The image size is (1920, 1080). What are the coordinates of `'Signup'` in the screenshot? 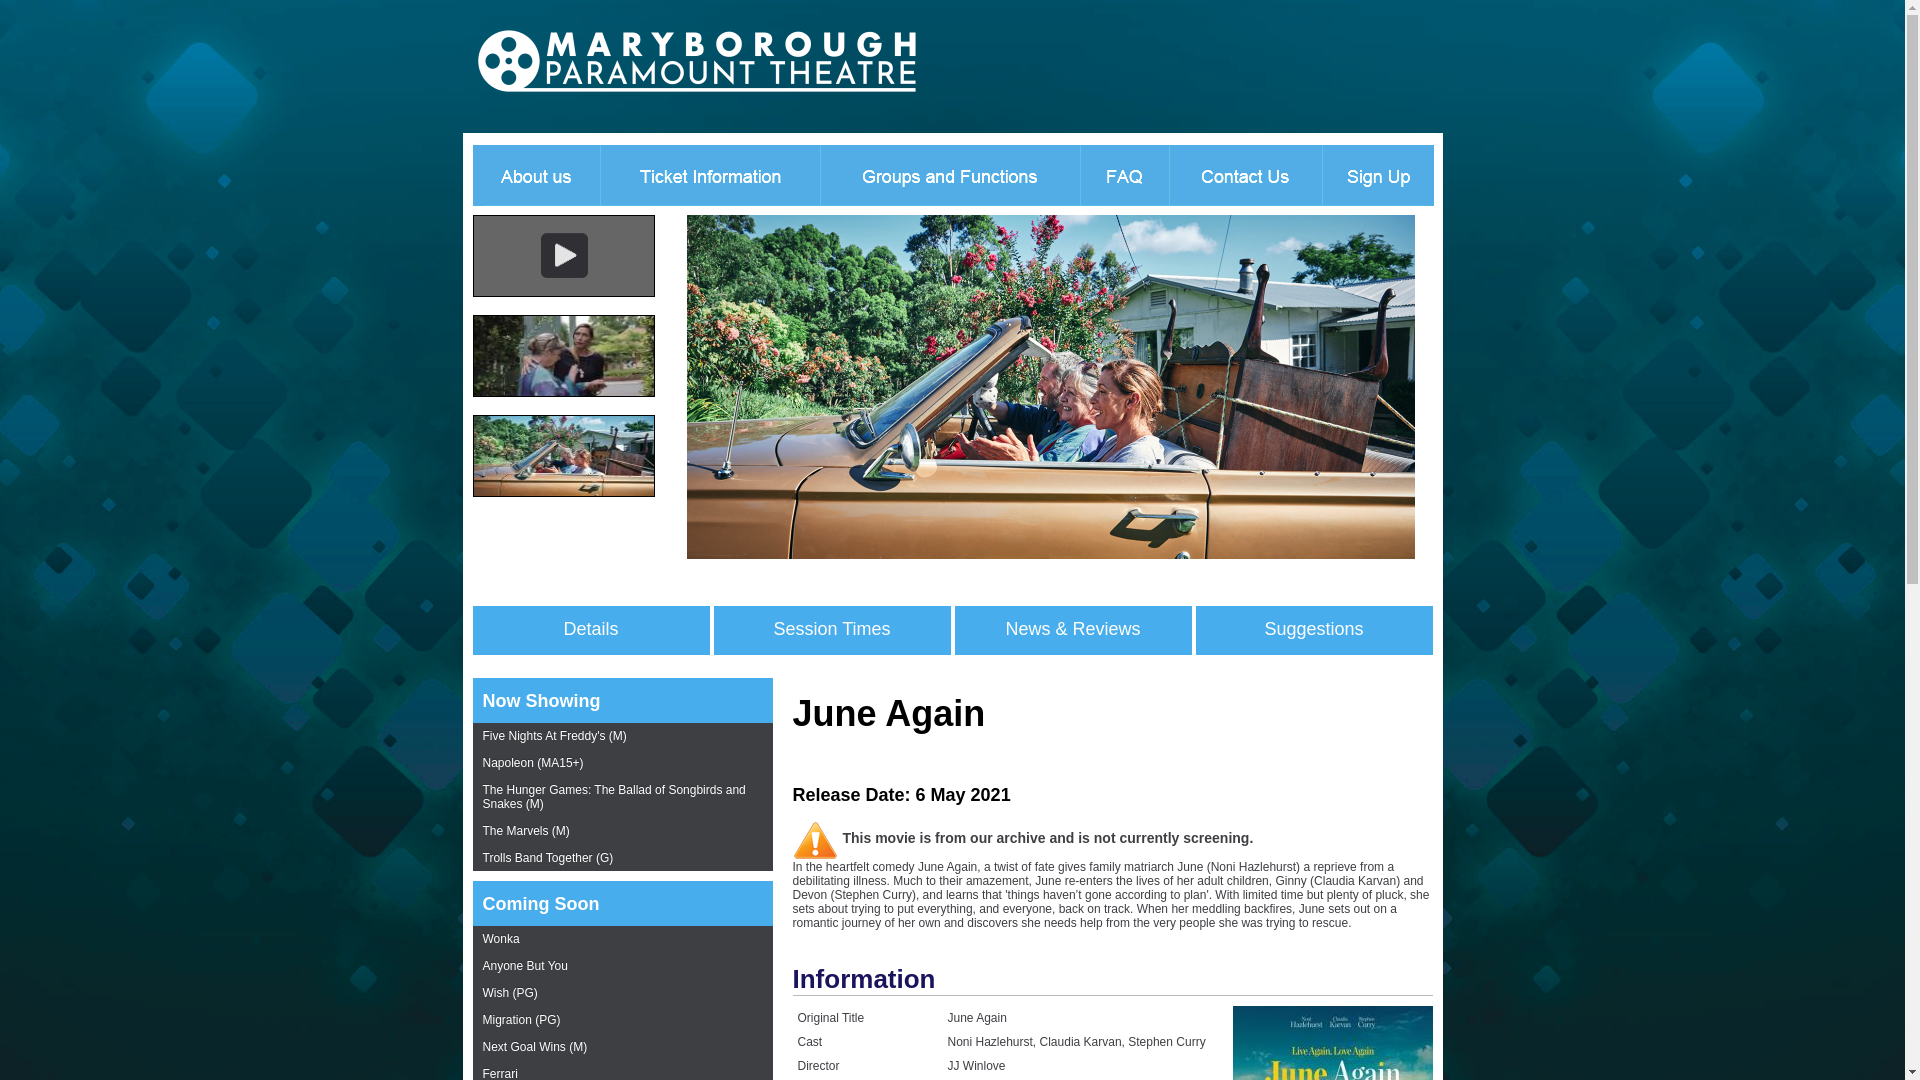 It's located at (1321, 172).